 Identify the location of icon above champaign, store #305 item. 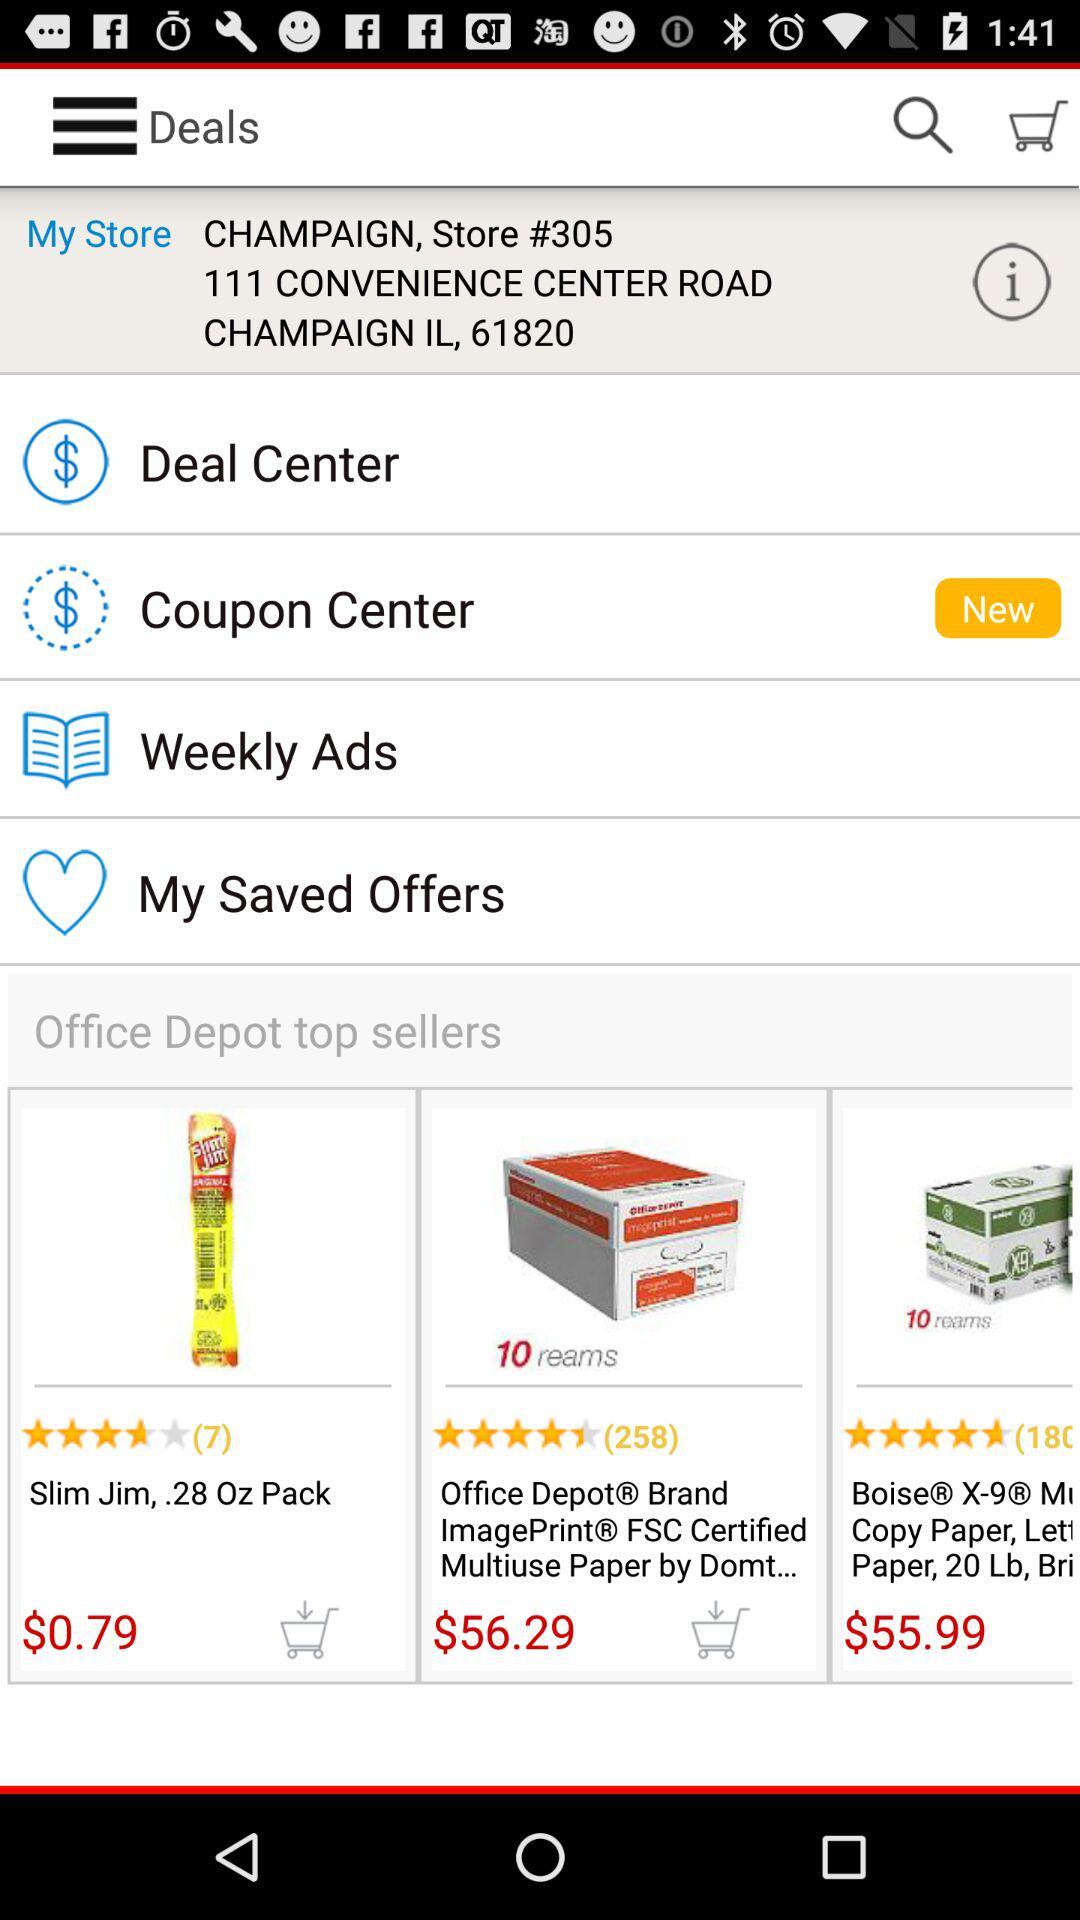
(922, 124).